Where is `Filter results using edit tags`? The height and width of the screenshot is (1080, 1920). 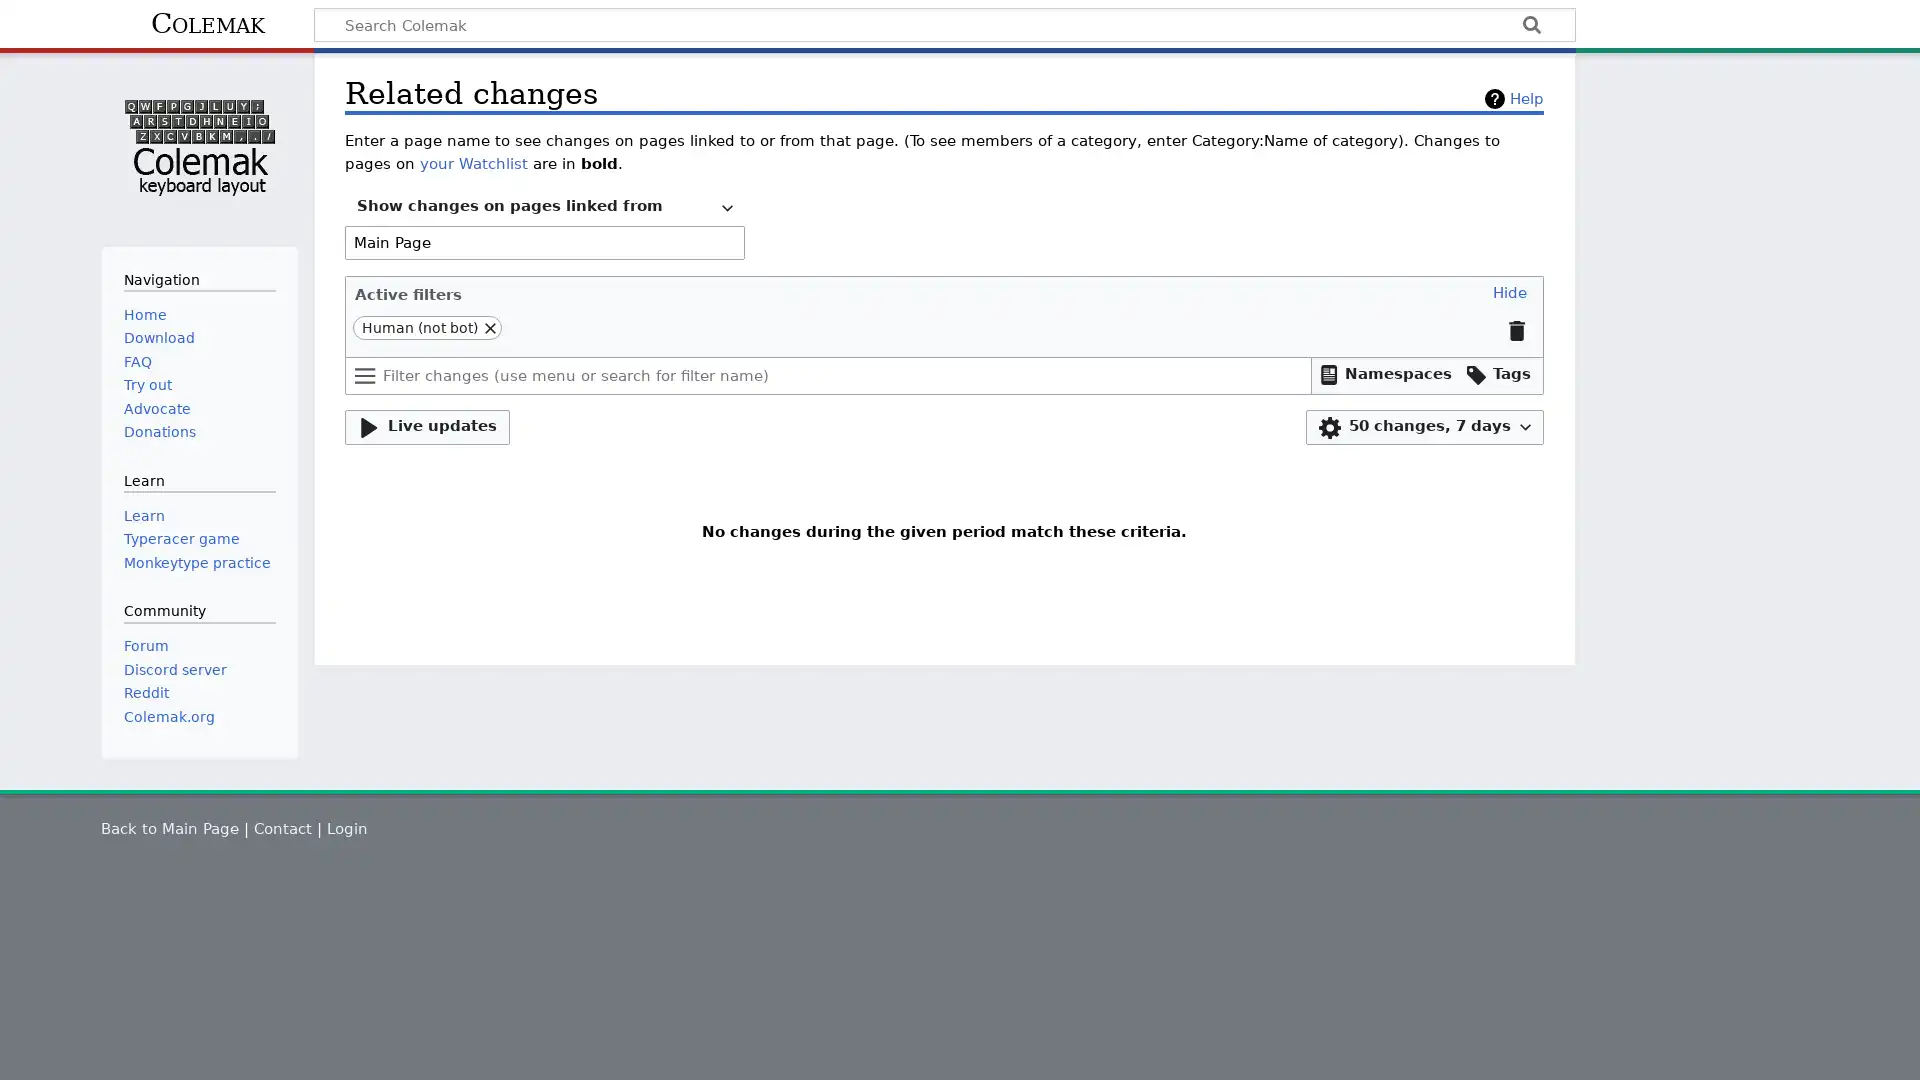
Filter results using edit tags is located at coordinates (1497, 374).